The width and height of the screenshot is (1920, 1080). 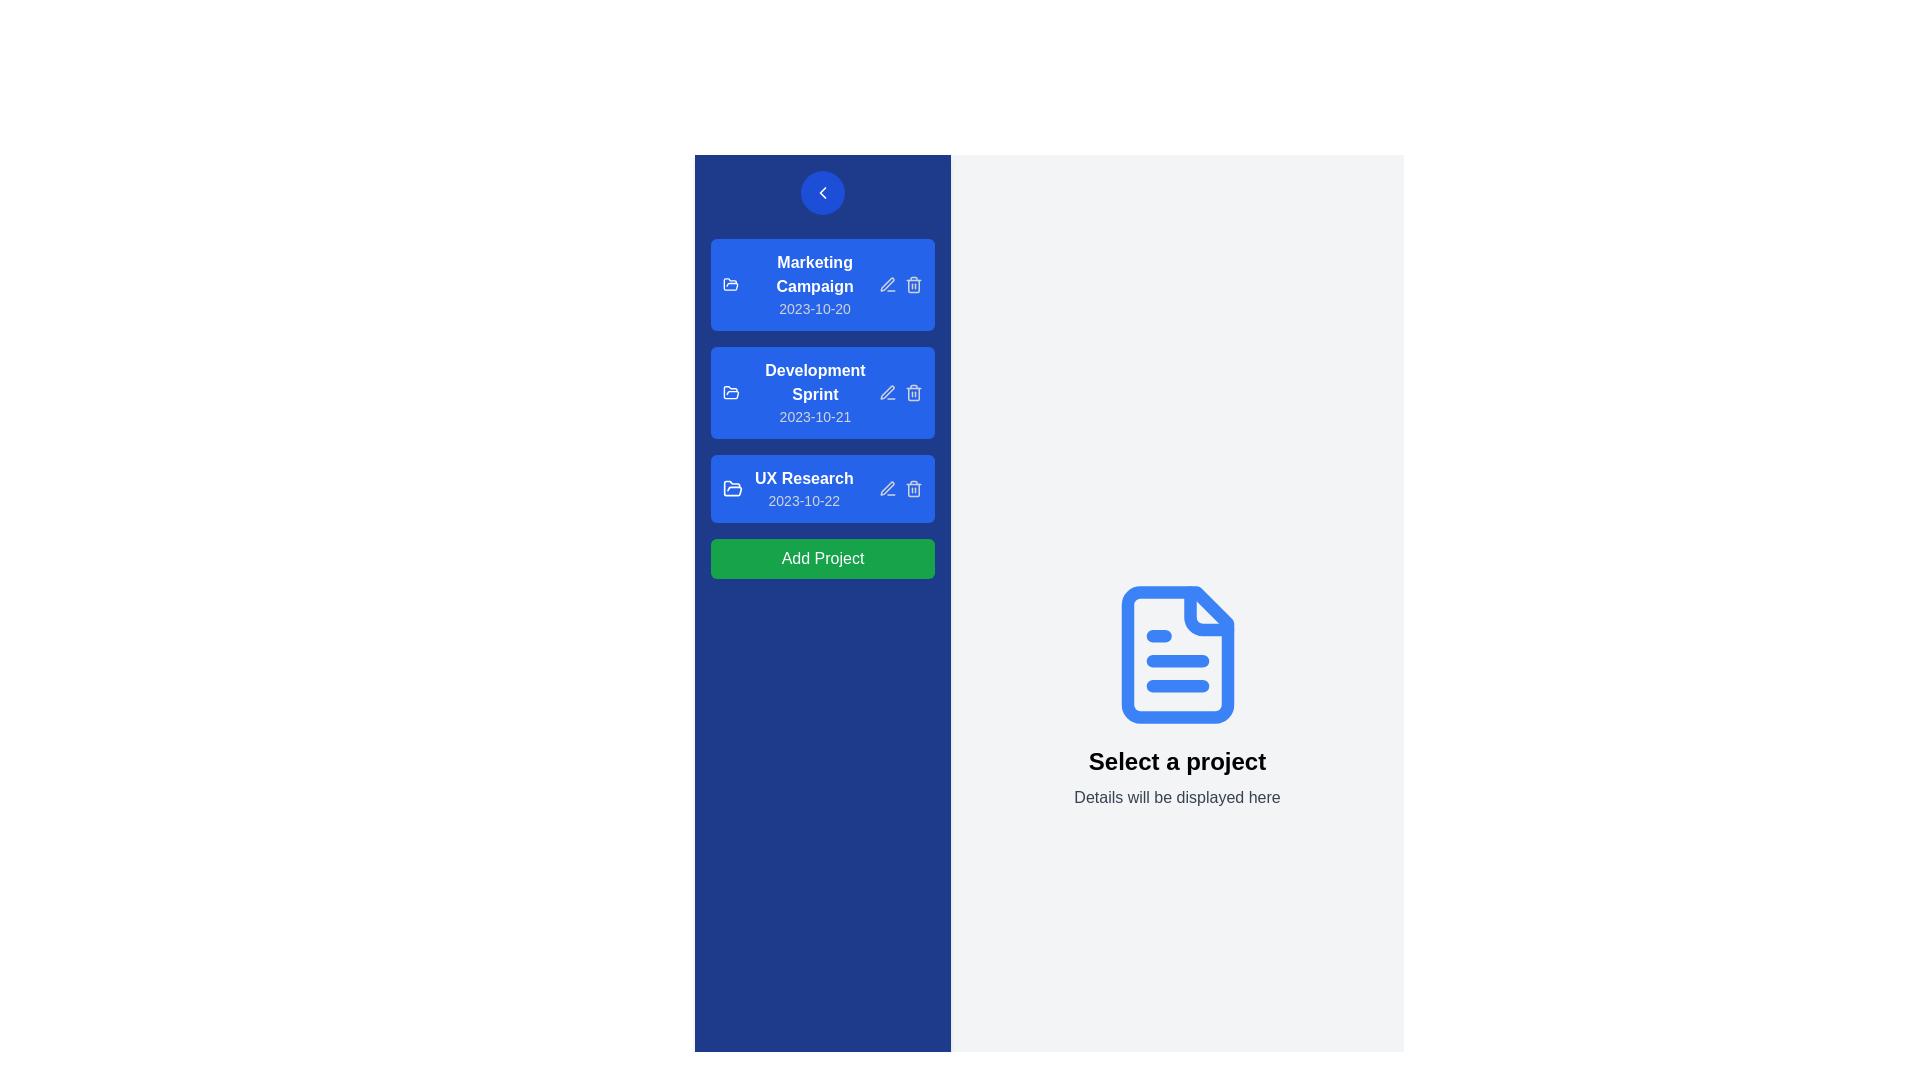 What do you see at coordinates (804, 500) in the screenshot?
I see `the text label displaying '2023-10-22', which is positioned at the bottom right of the 'UX Research' button within a blue background` at bounding box center [804, 500].